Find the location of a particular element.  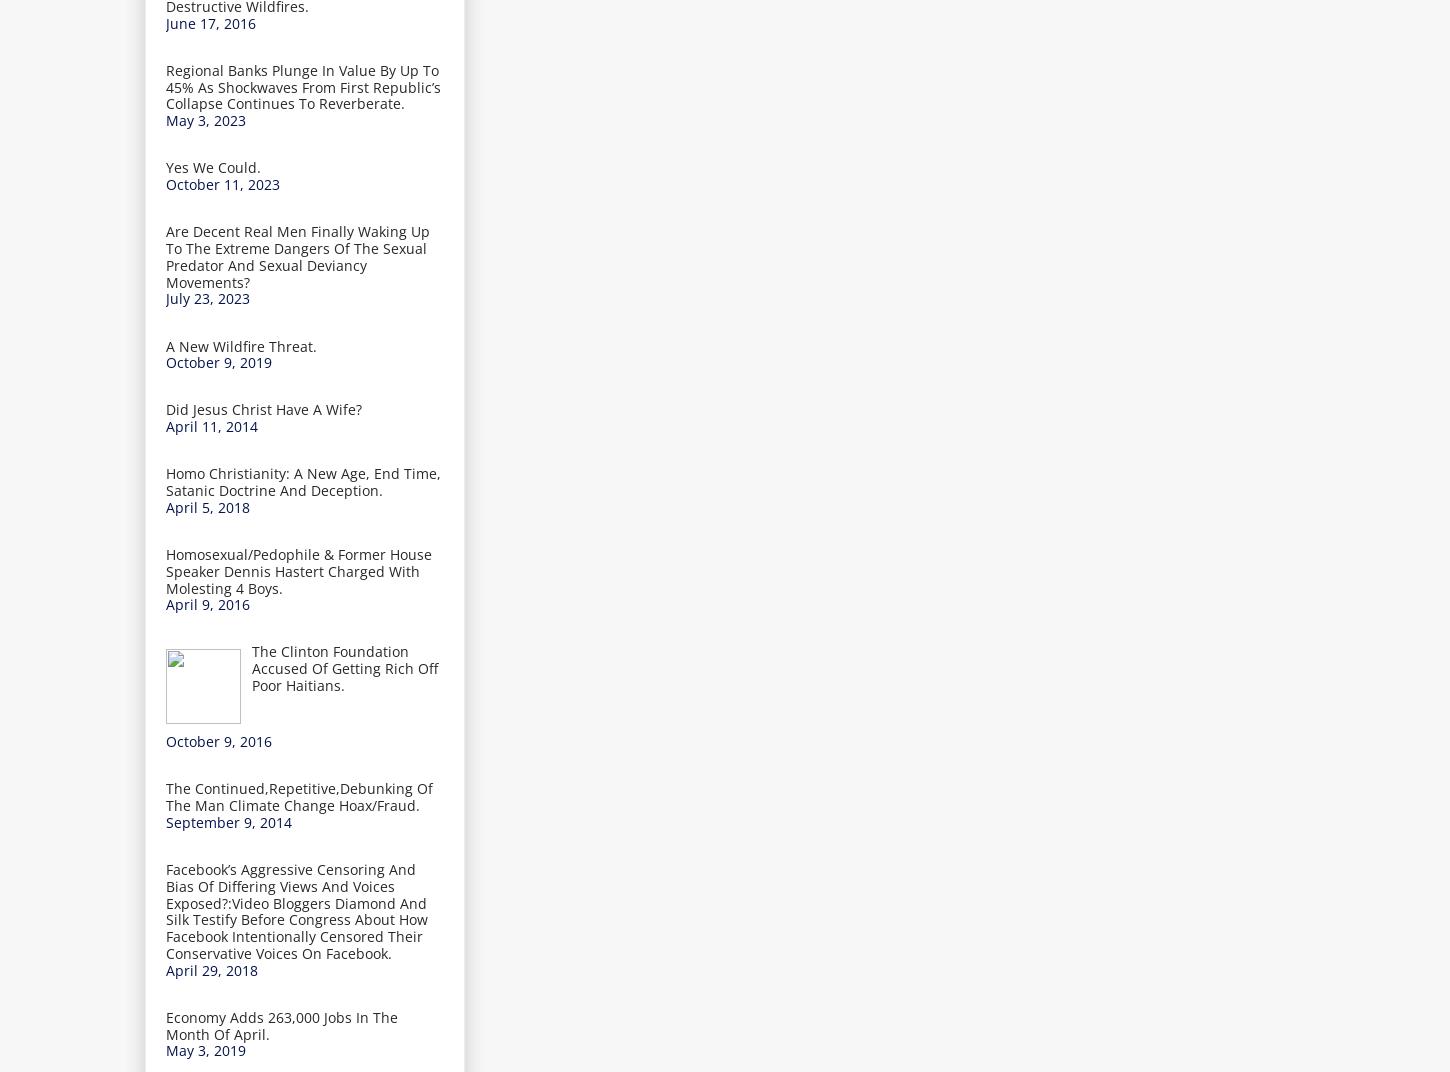

'May 3, 2019' is located at coordinates (205, 1050).